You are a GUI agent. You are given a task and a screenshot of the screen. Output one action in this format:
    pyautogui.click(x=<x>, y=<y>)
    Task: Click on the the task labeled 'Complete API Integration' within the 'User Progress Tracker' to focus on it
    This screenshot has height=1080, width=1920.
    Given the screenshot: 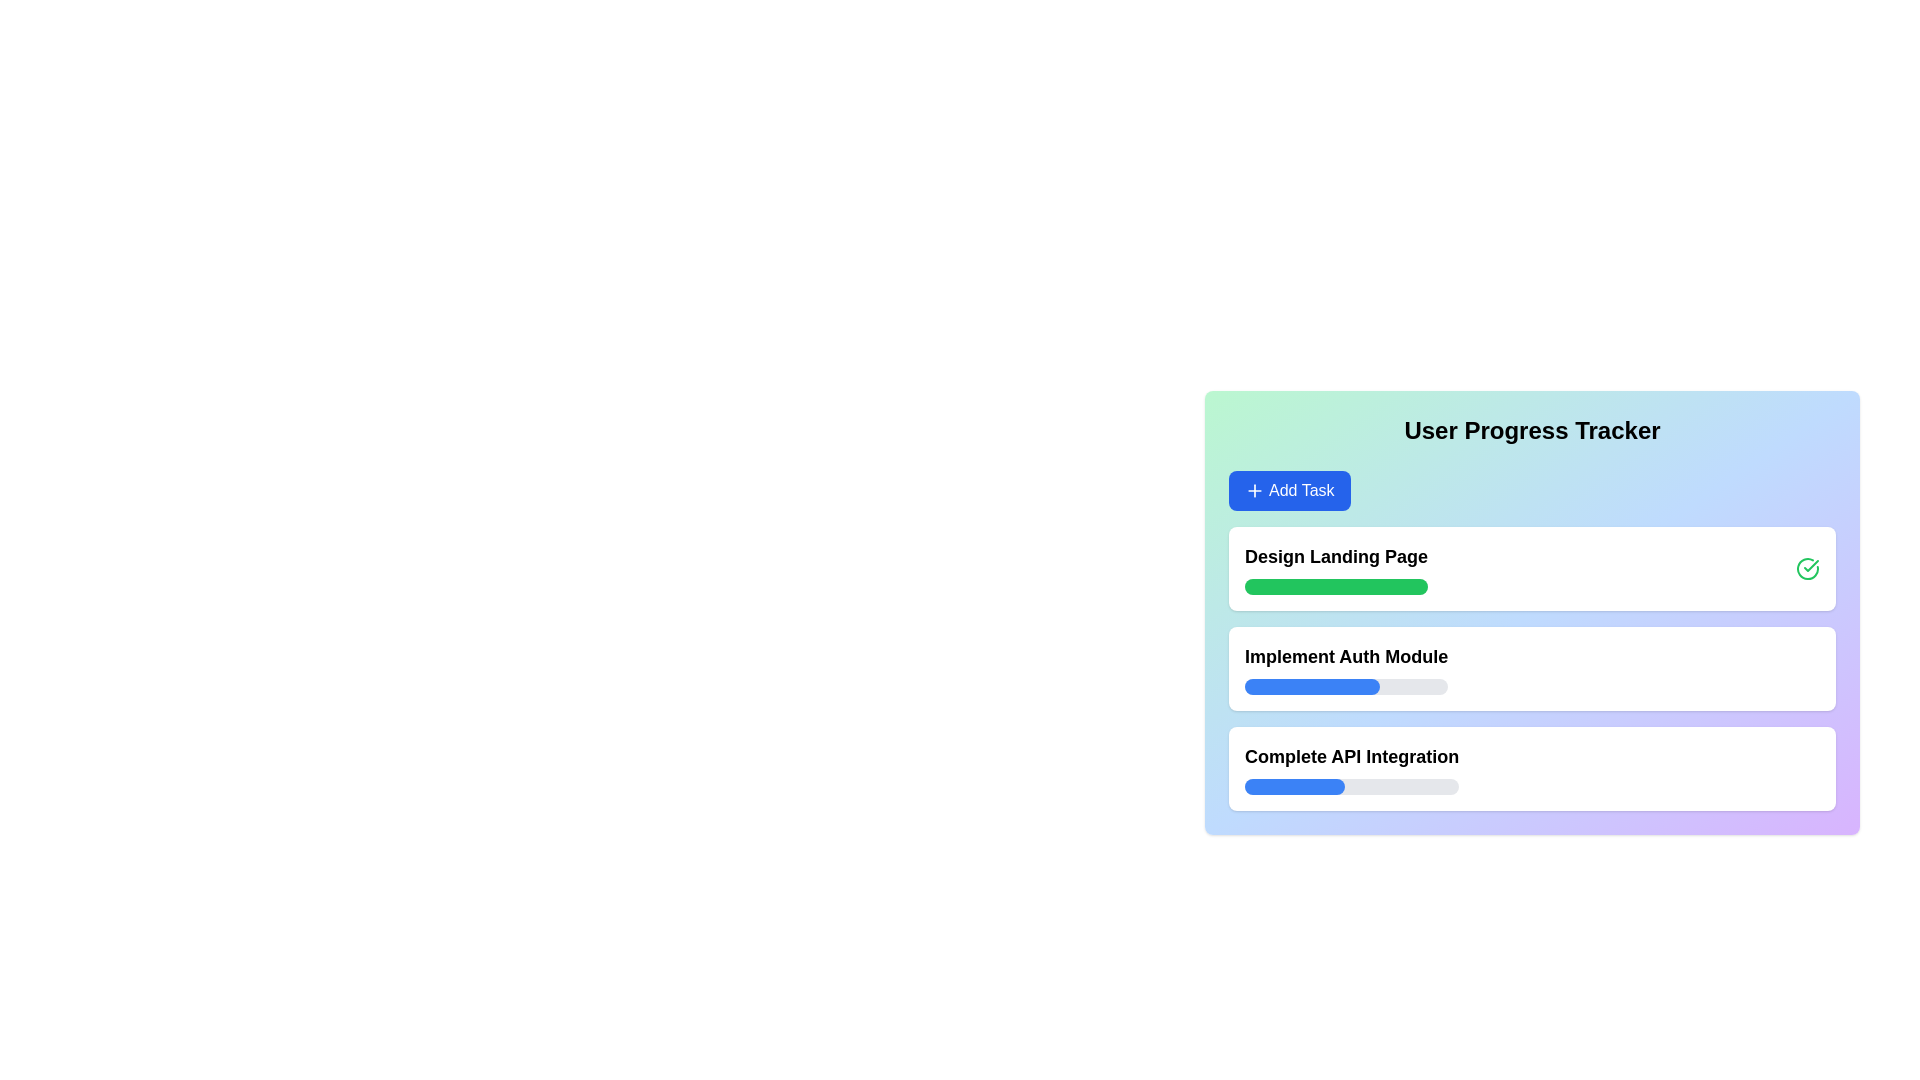 What is the action you would take?
    pyautogui.click(x=1352, y=767)
    